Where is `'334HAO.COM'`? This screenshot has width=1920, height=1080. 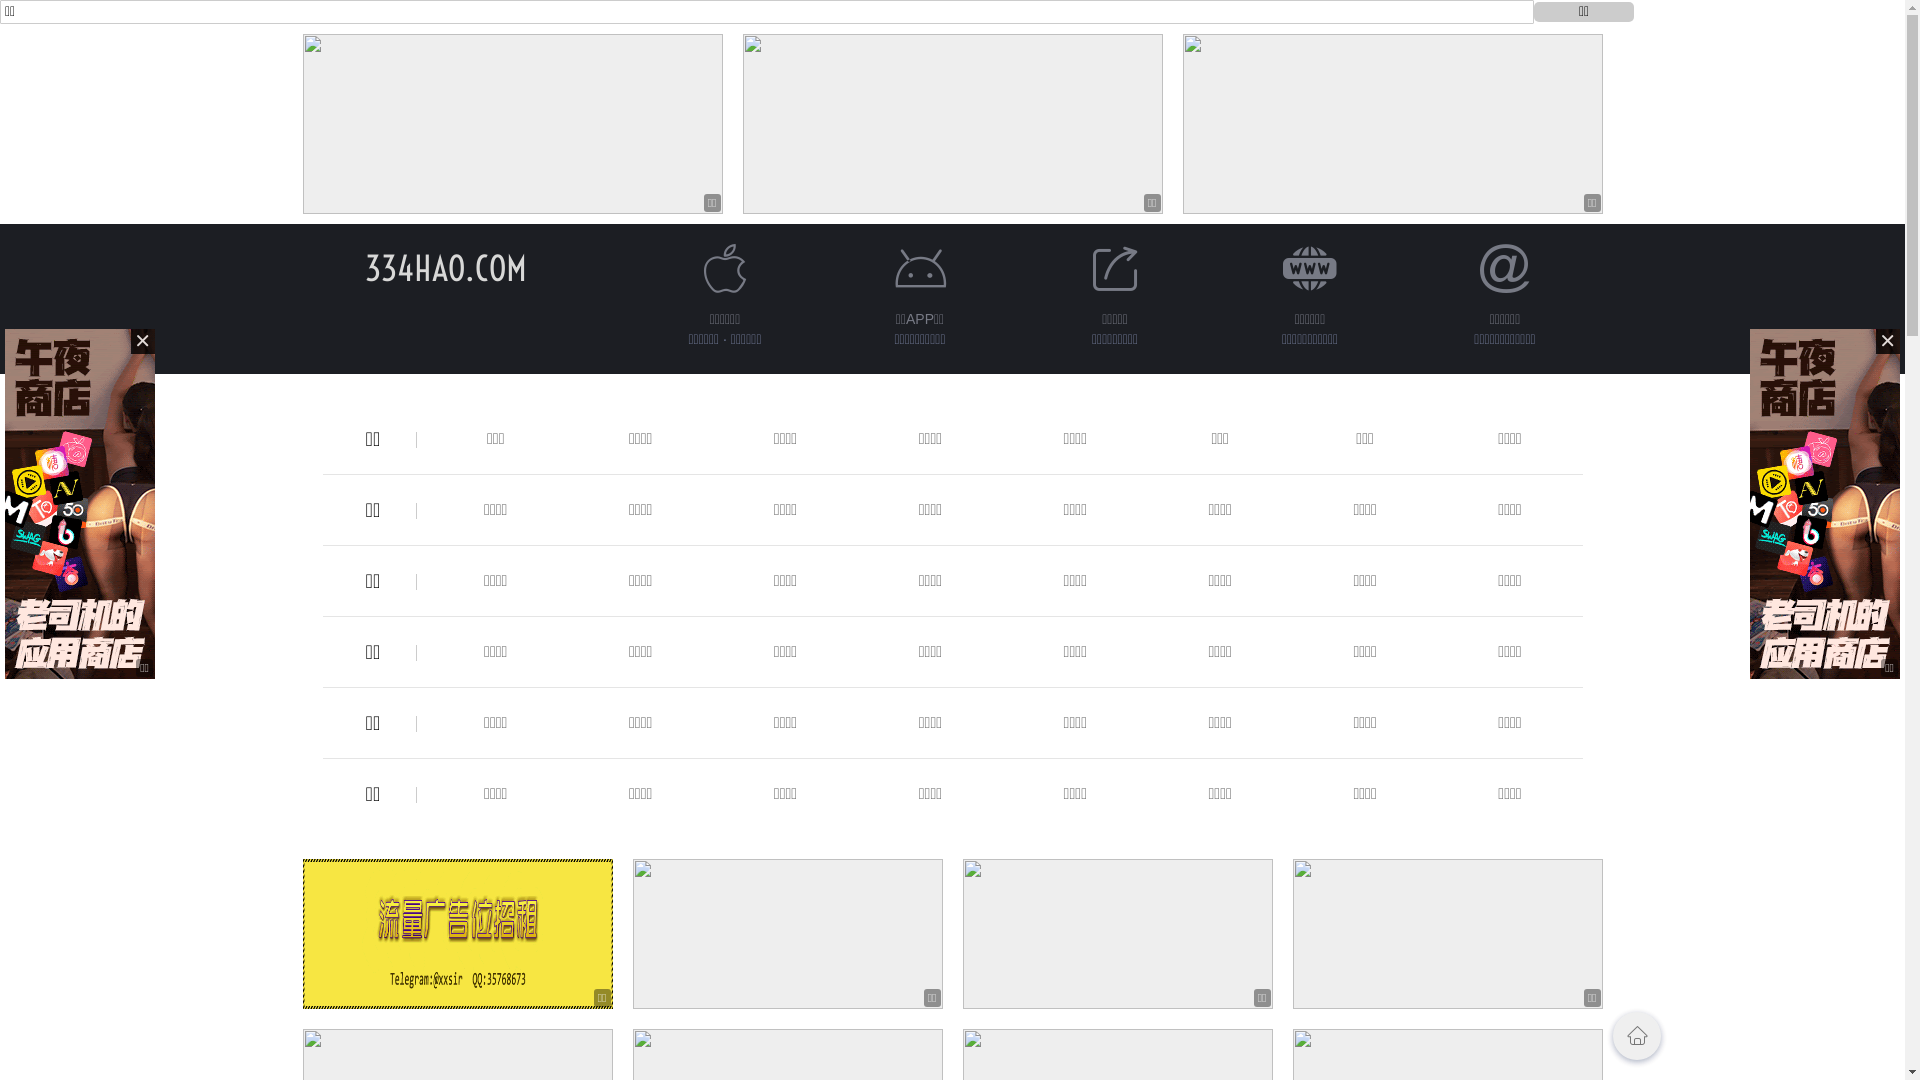 '334HAO.COM' is located at coordinates (444, 267).